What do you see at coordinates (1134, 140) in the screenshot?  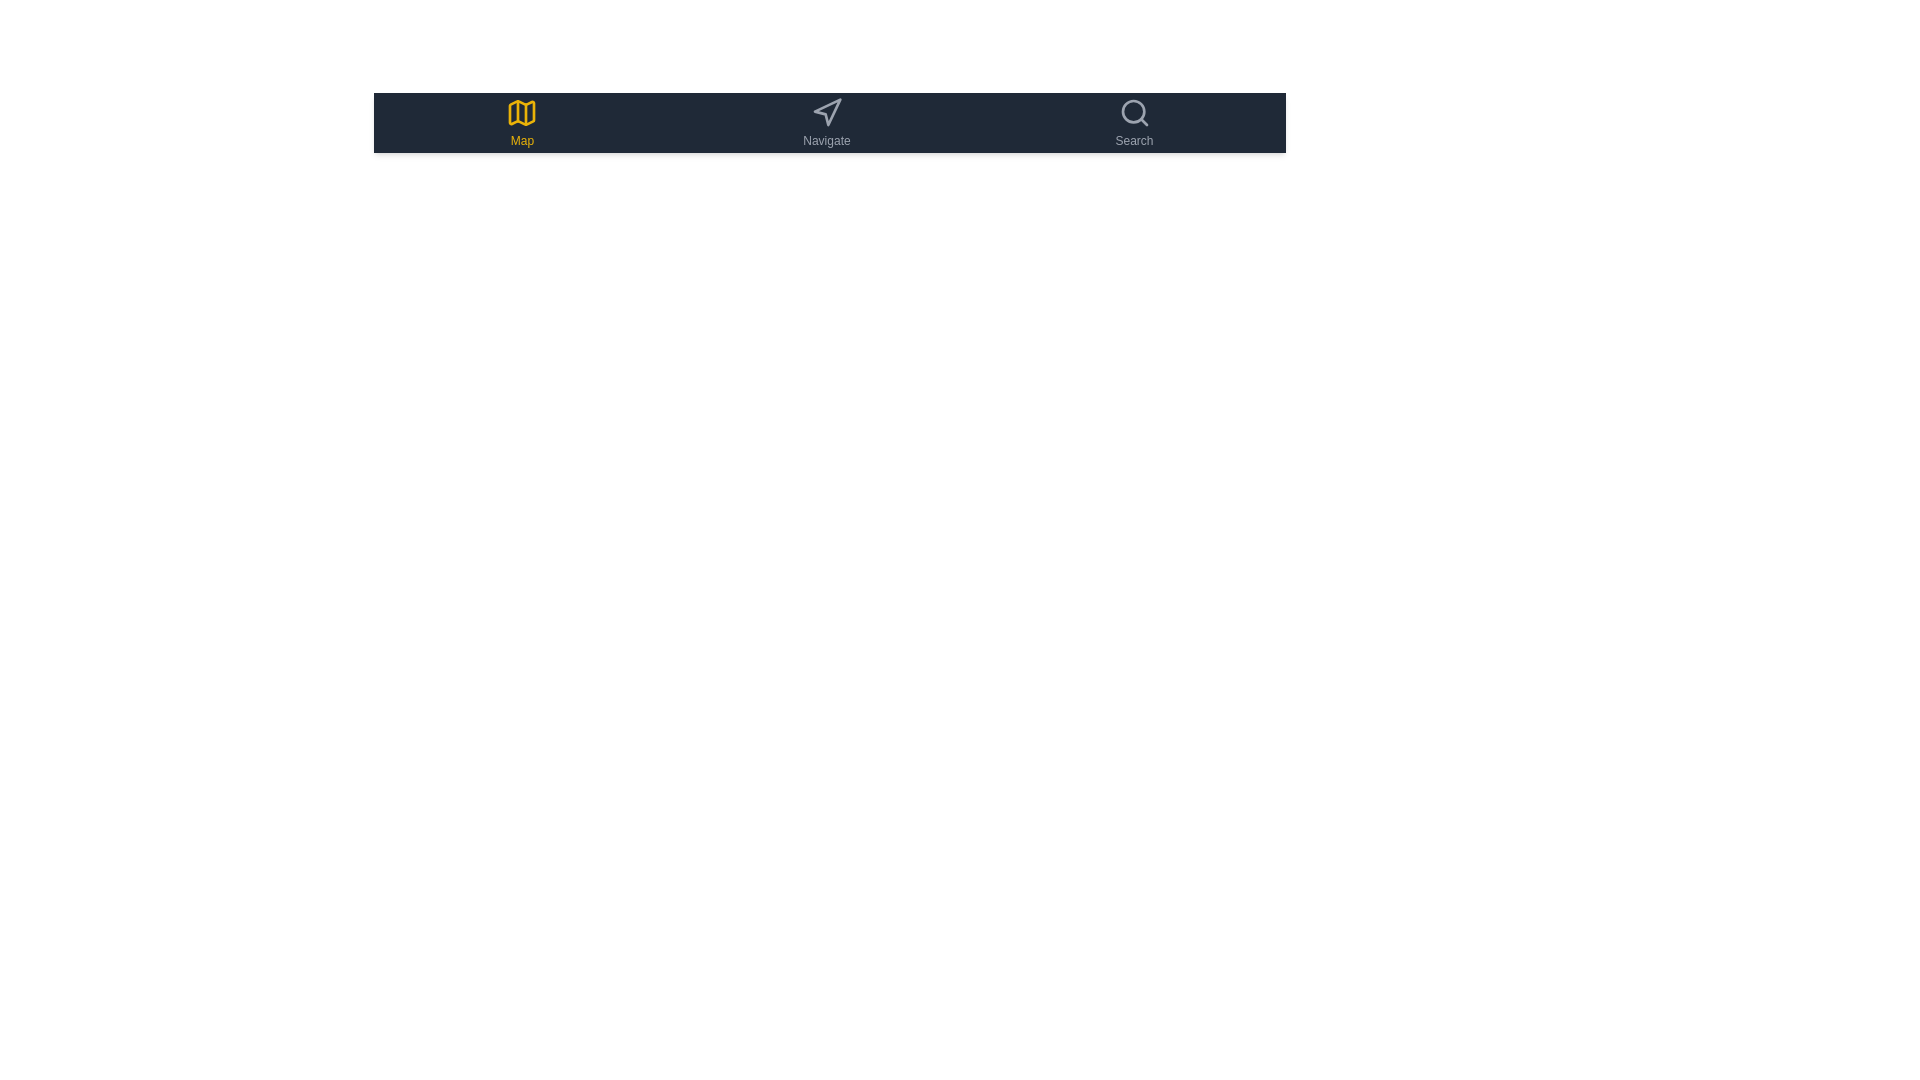 I see `the 'Search' text label component, which is a small-sized text displayed in light gray against a dark background, located below the magnifying glass icon in the top-right section of the interface` at bounding box center [1134, 140].